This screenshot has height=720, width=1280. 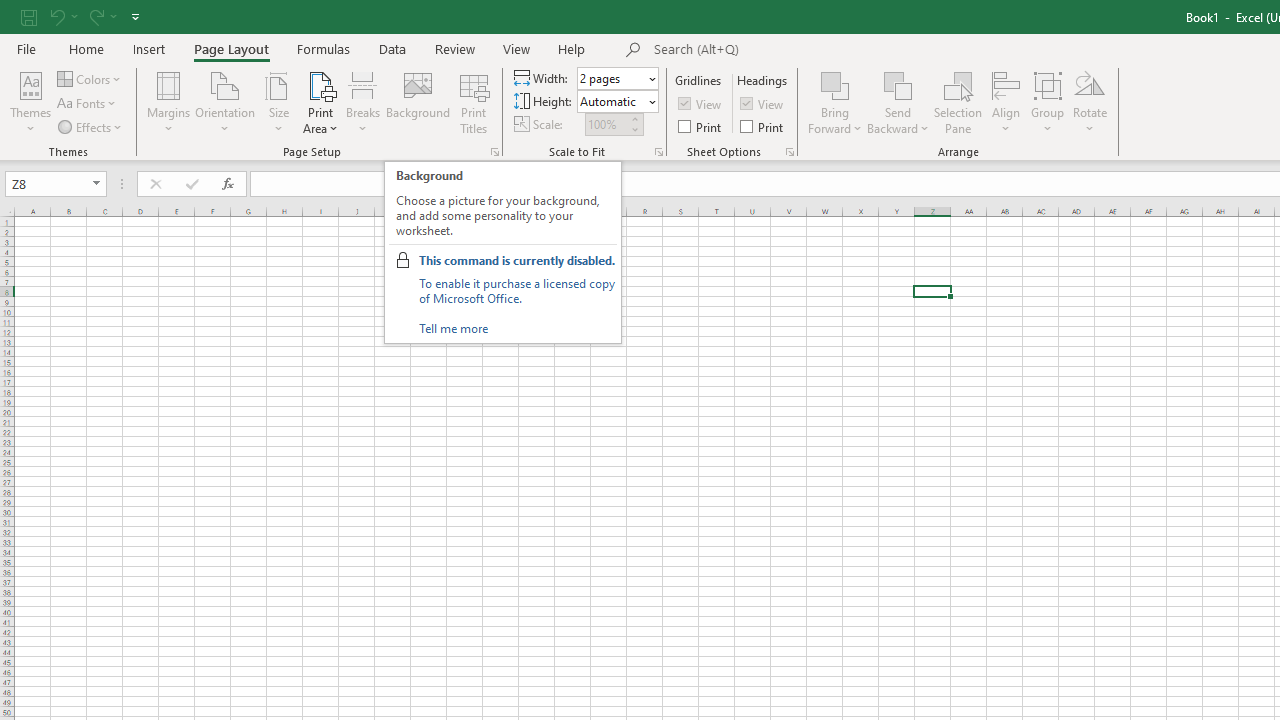 I want to click on 'This command is currently disabled.', so click(x=517, y=259).